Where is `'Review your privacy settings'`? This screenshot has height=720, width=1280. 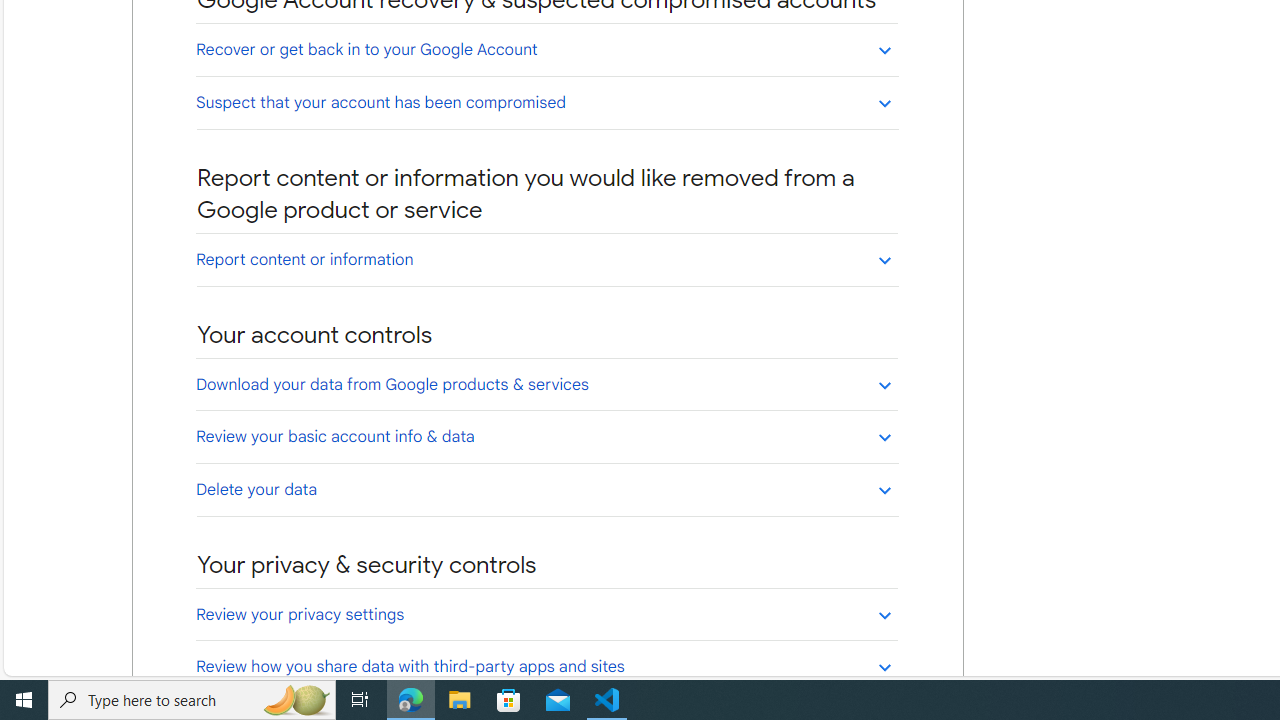
'Review your privacy settings' is located at coordinates (547, 613).